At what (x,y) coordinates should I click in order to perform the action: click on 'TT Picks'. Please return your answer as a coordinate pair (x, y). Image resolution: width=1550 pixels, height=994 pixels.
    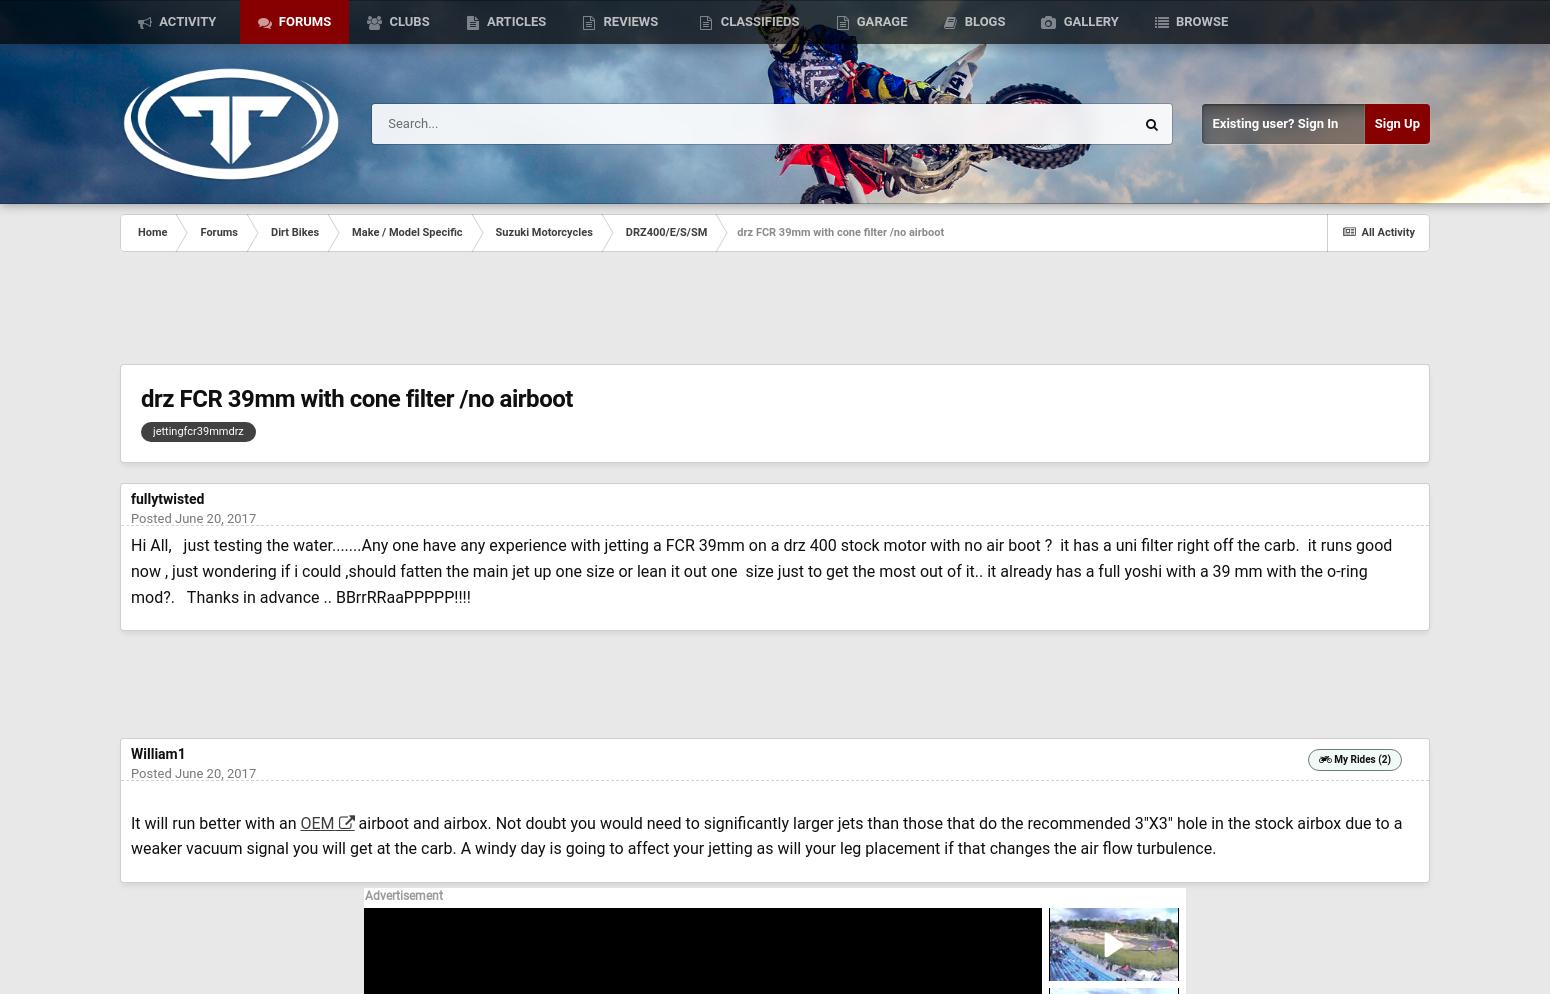
    Looking at the image, I should click on (188, 114).